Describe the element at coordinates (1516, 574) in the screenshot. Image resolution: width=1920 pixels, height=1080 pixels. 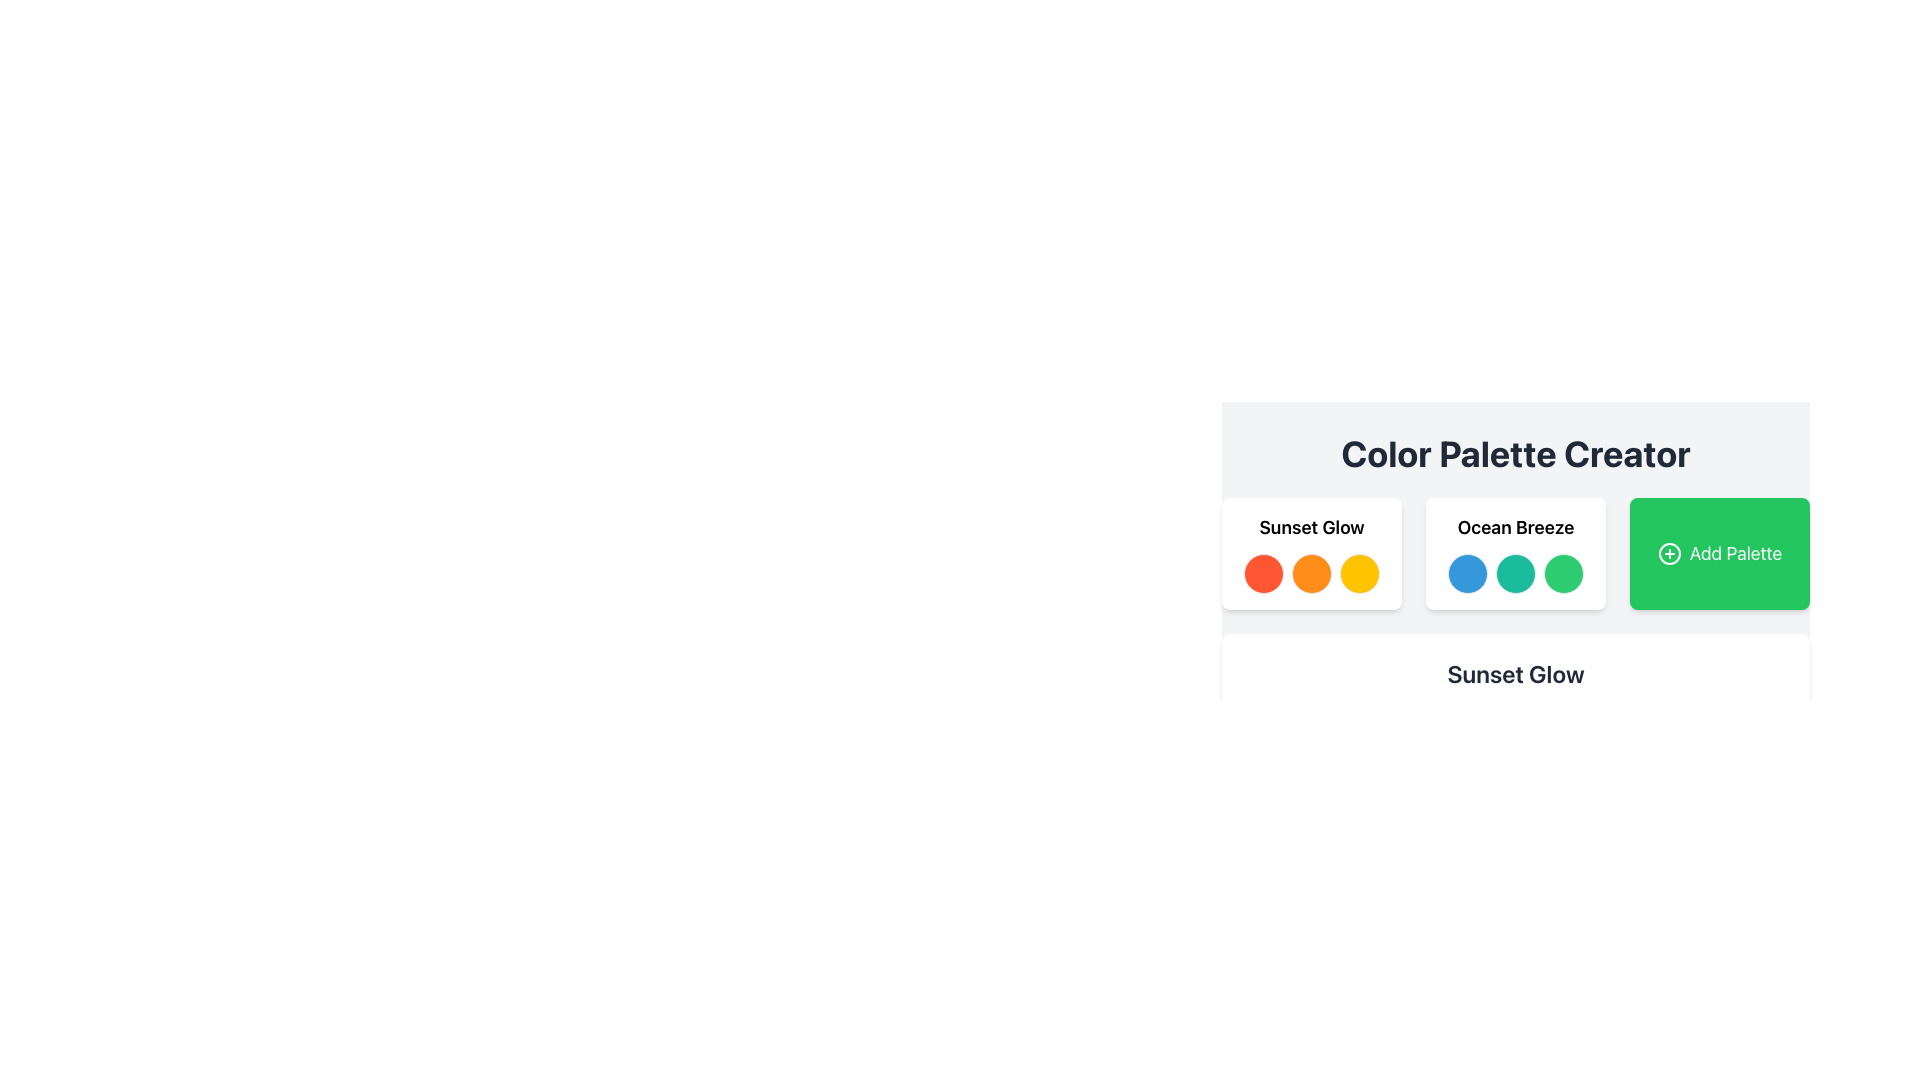
I see `the second circular decorative element beneath the 'Ocean Breeze' section` at that location.